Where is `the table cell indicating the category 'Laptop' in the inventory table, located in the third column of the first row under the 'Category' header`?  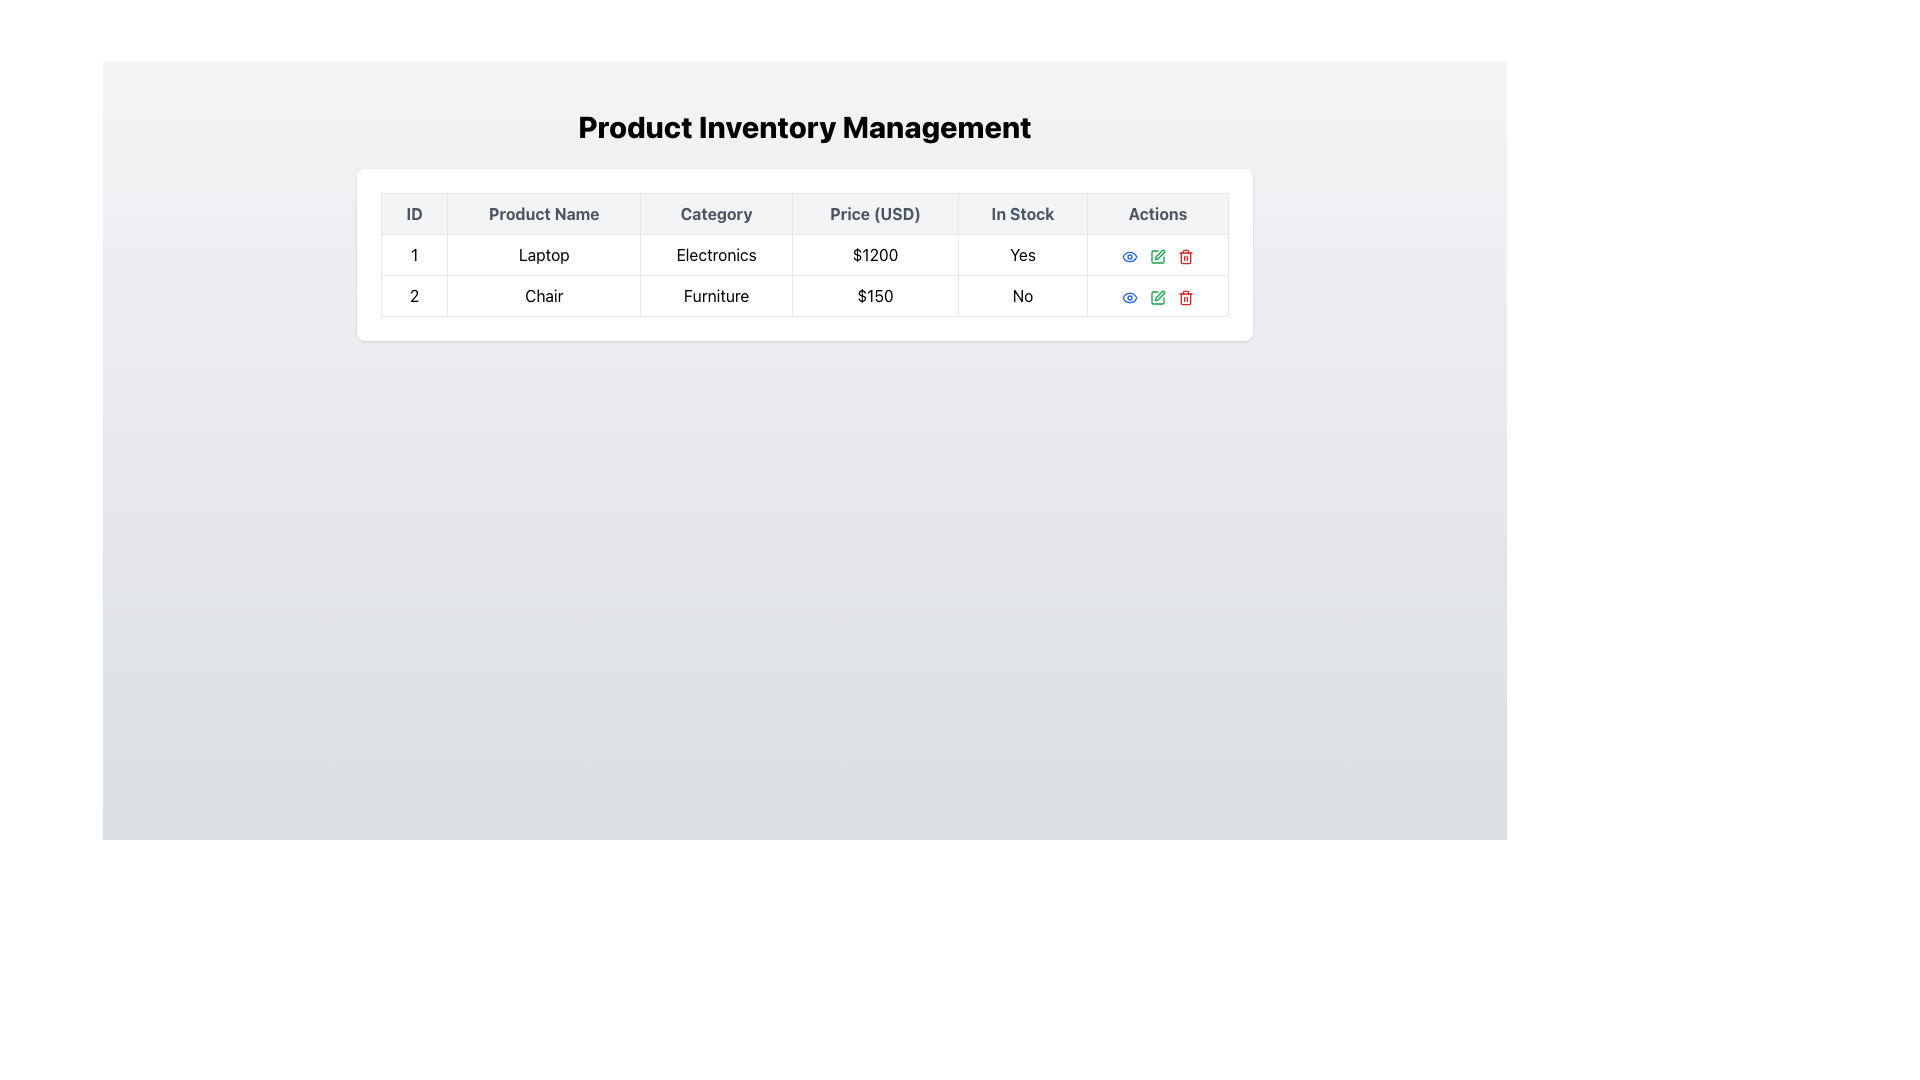
the table cell indicating the category 'Laptop' in the inventory table, located in the third column of the first row under the 'Category' header is located at coordinates (716, 253).